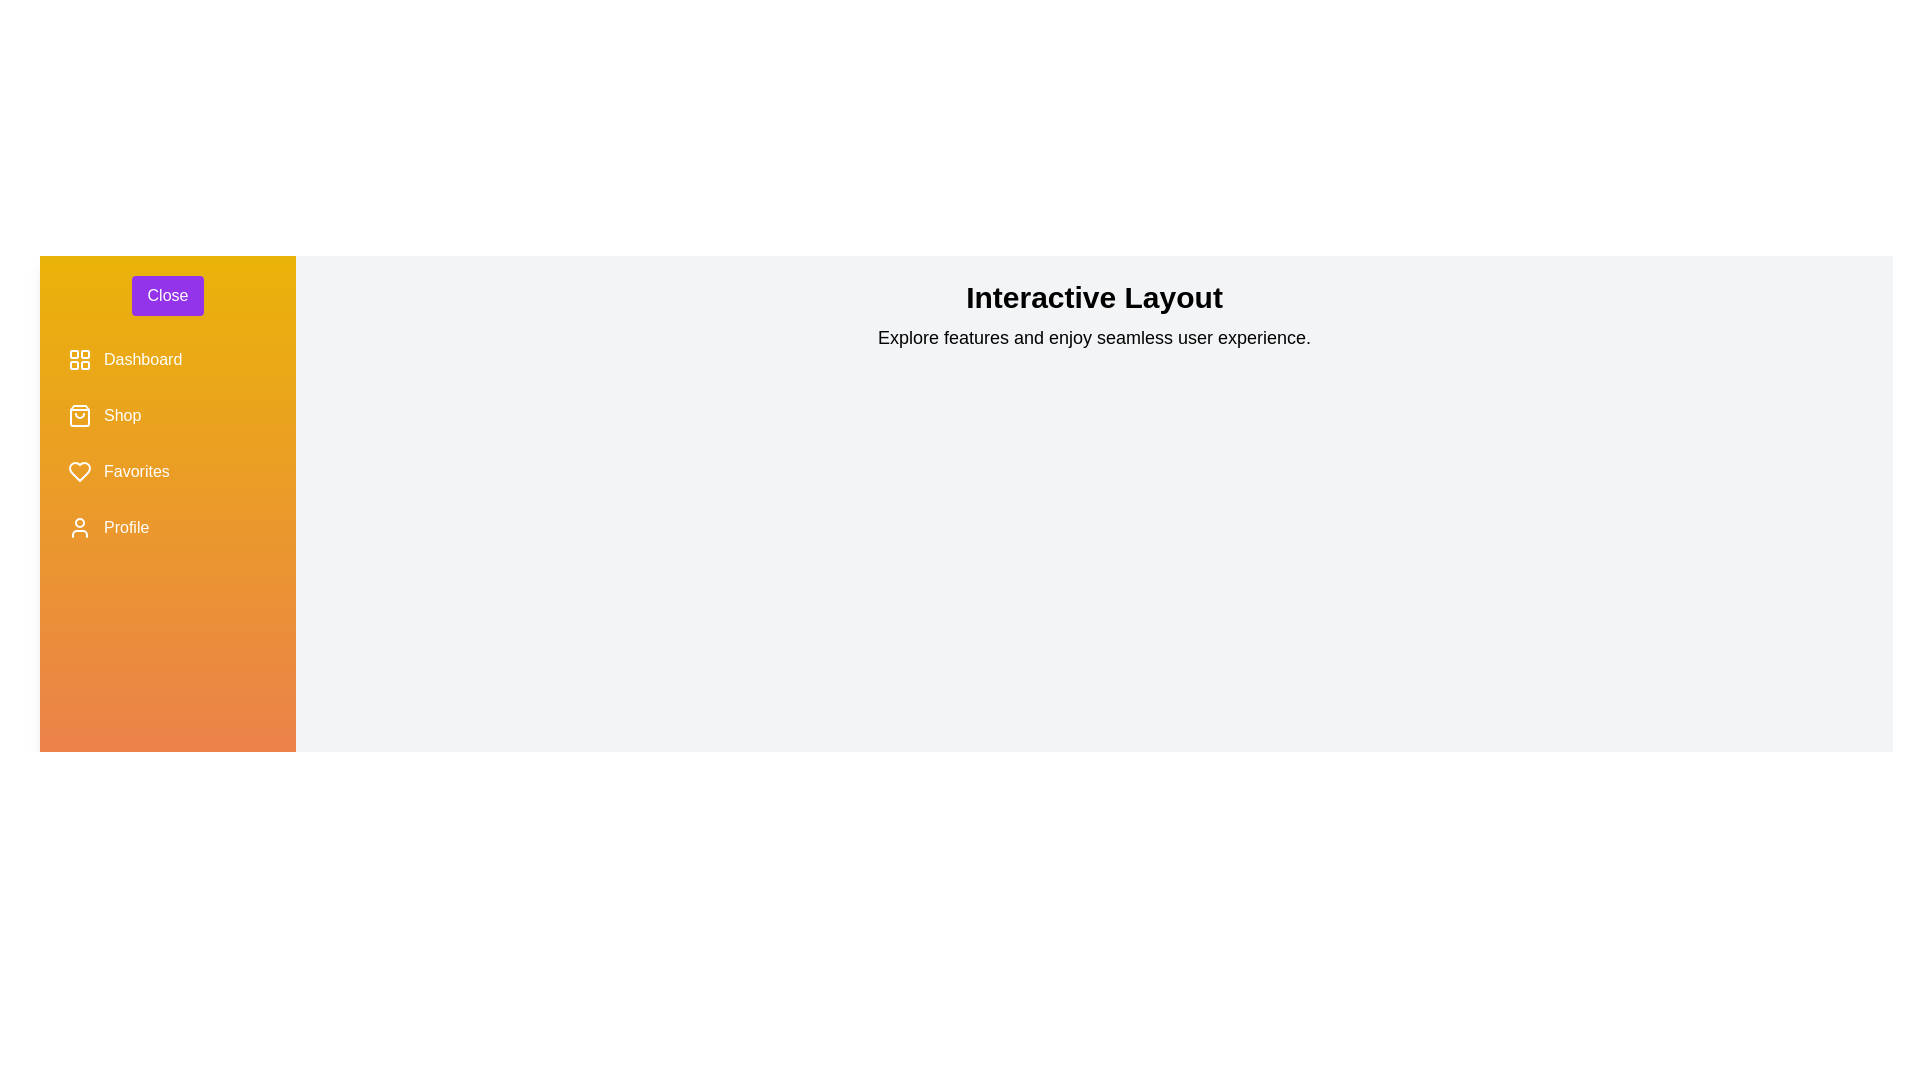  I want to click on the menu item Profile in the sidebar, so click(168, 527).